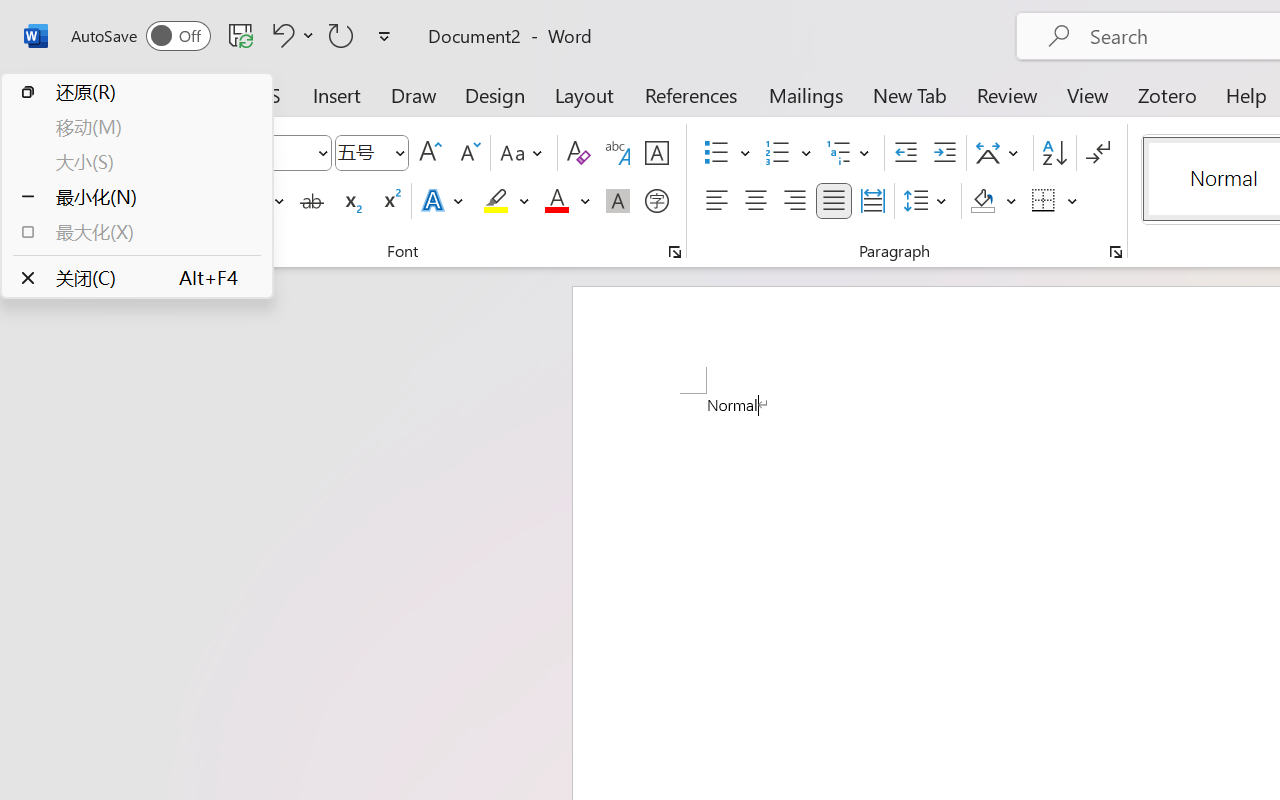 Image resolution: width=1280 pixels, height=800 pixels. I want to click on 'Font...', so click(675, 251).